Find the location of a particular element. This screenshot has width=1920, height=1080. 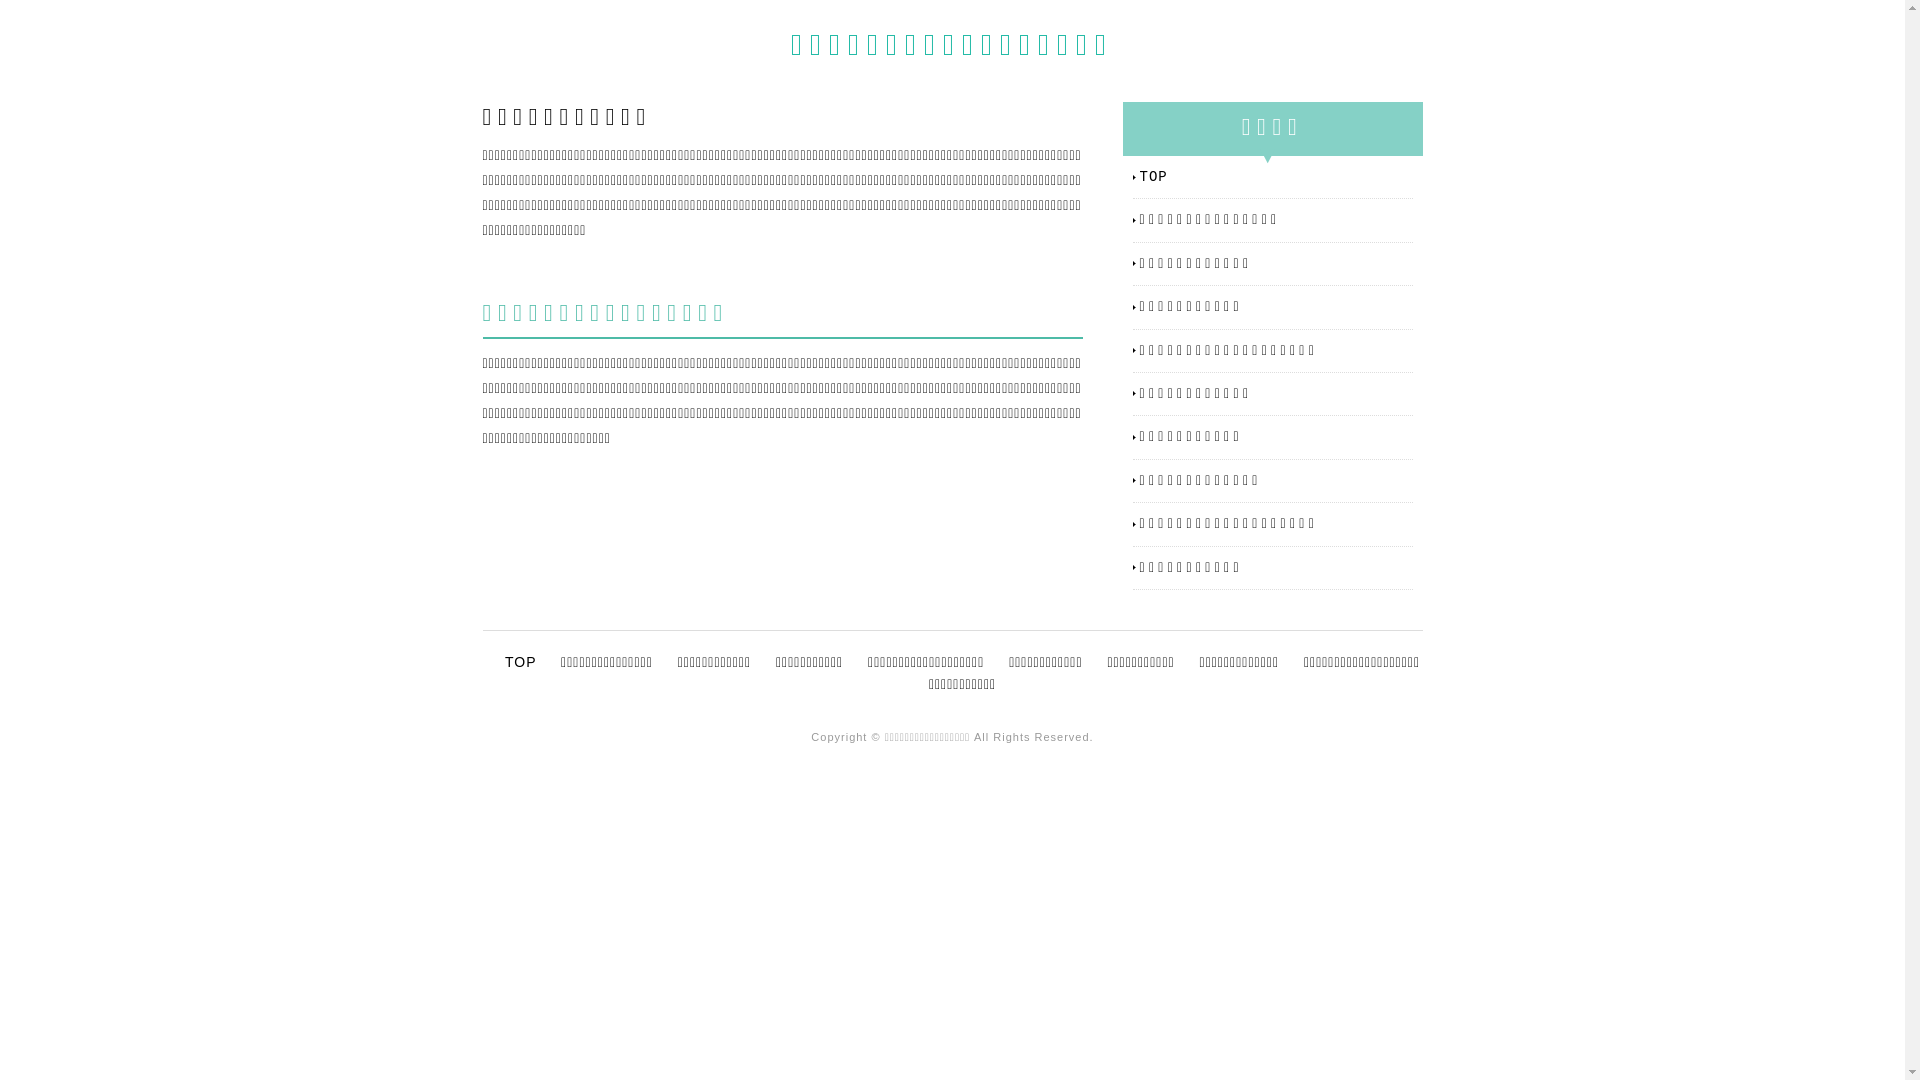

'TOP' is located at coordinates (1275, 176).